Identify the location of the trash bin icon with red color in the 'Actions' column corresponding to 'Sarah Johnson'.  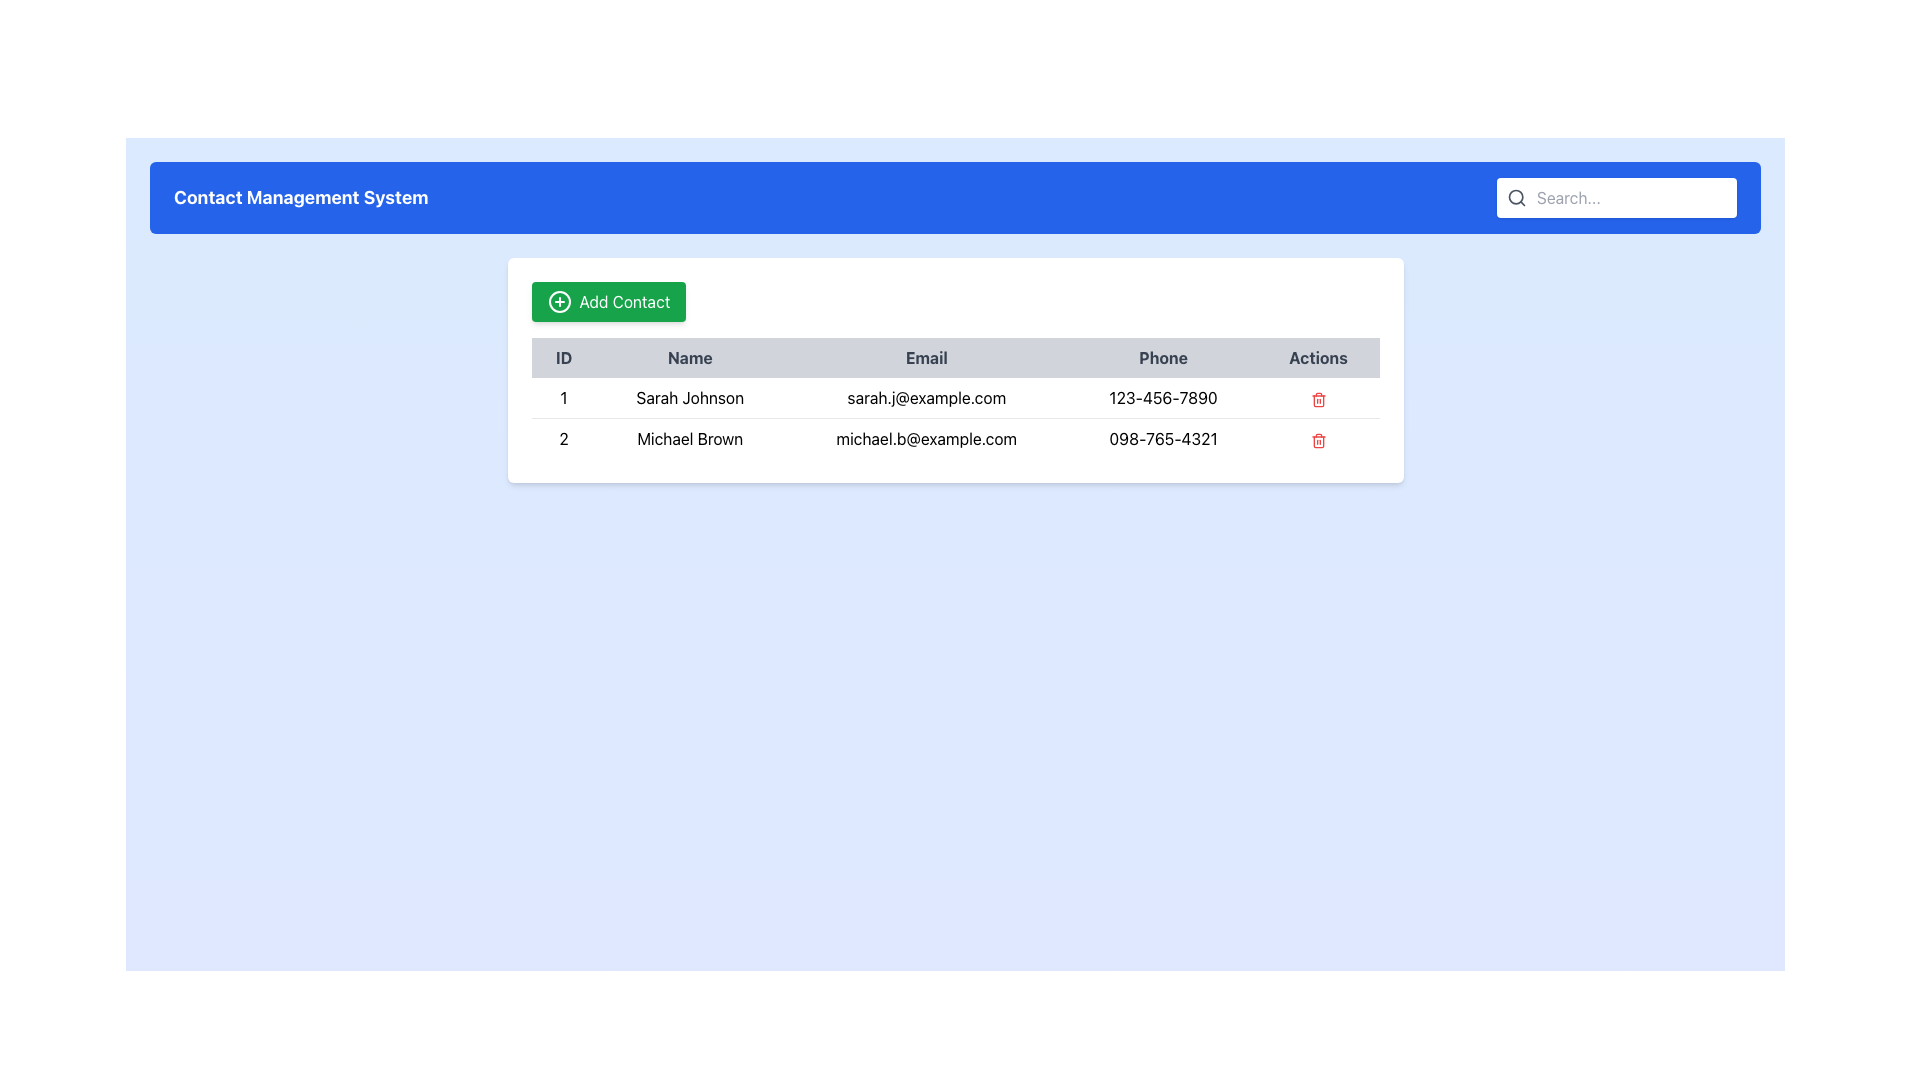
(1318, 397).